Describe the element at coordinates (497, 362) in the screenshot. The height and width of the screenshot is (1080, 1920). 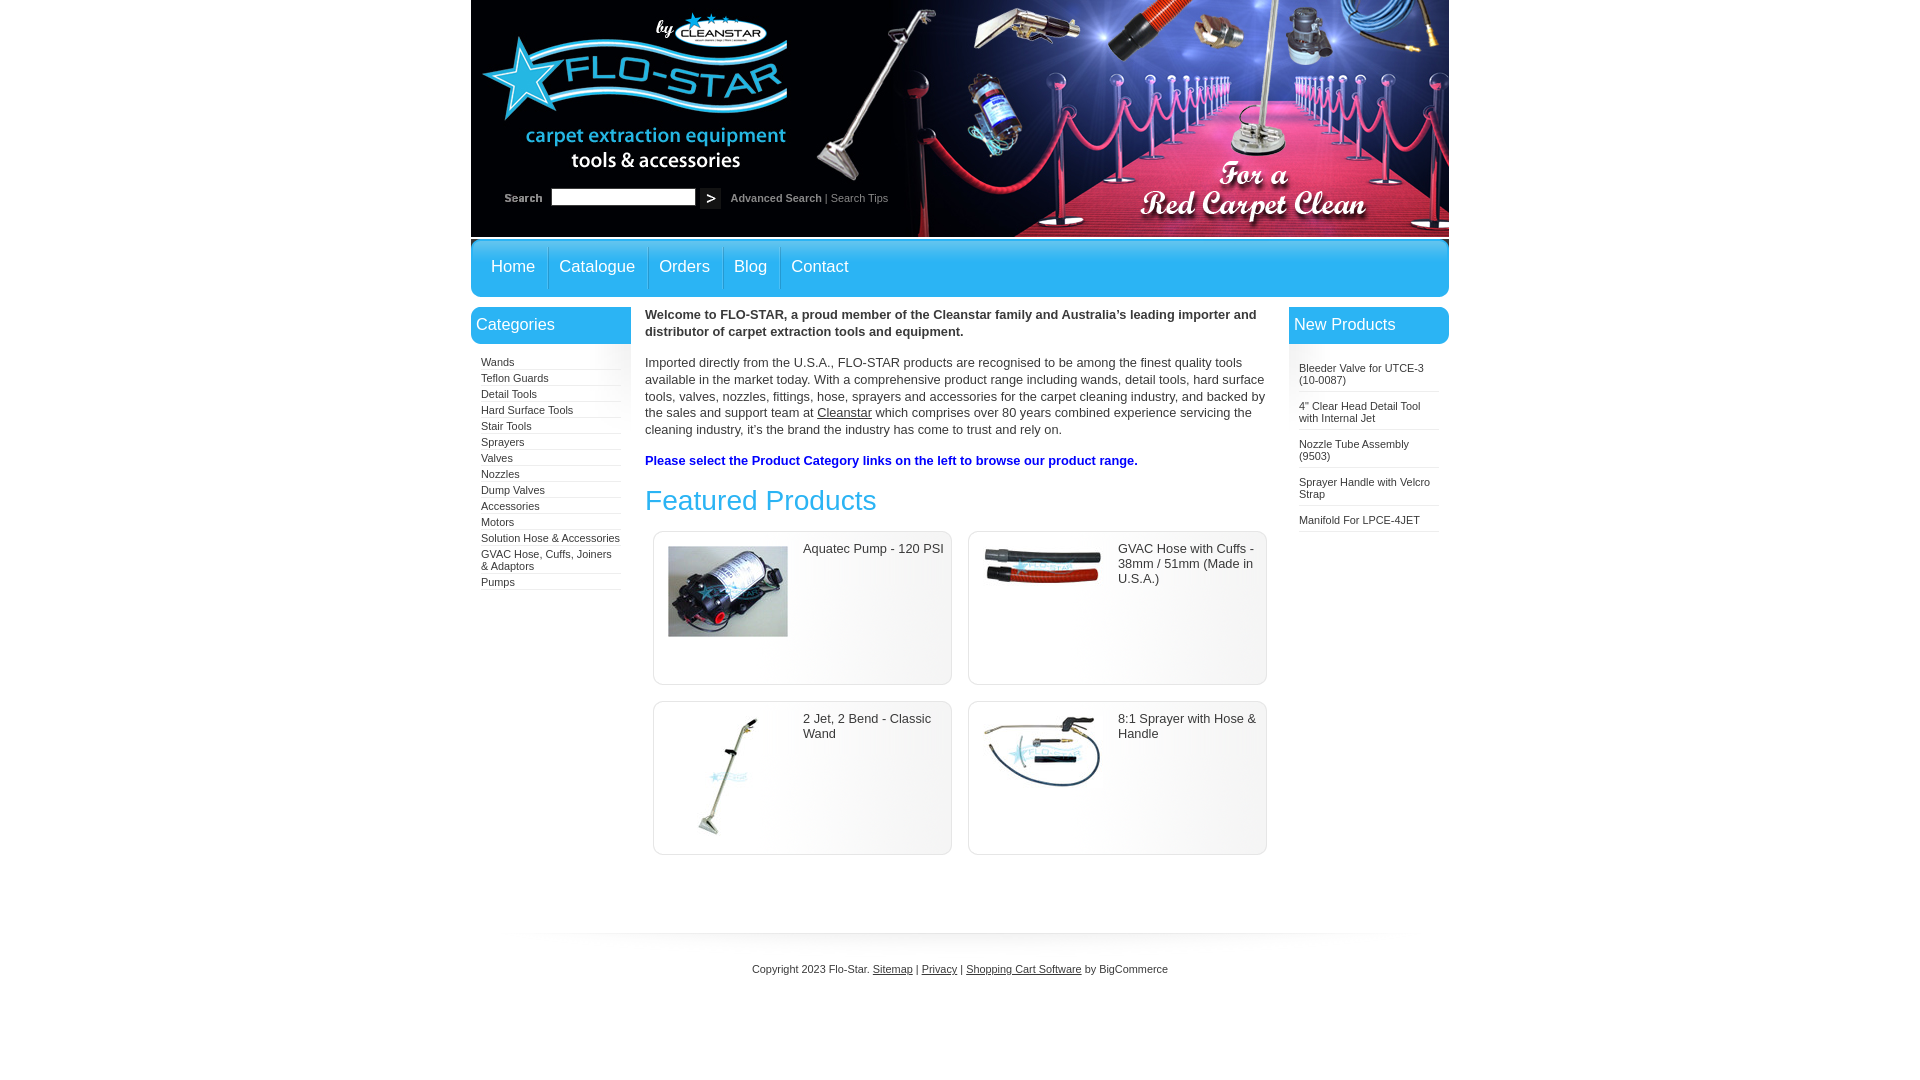
I see `'Wands'` at that location.